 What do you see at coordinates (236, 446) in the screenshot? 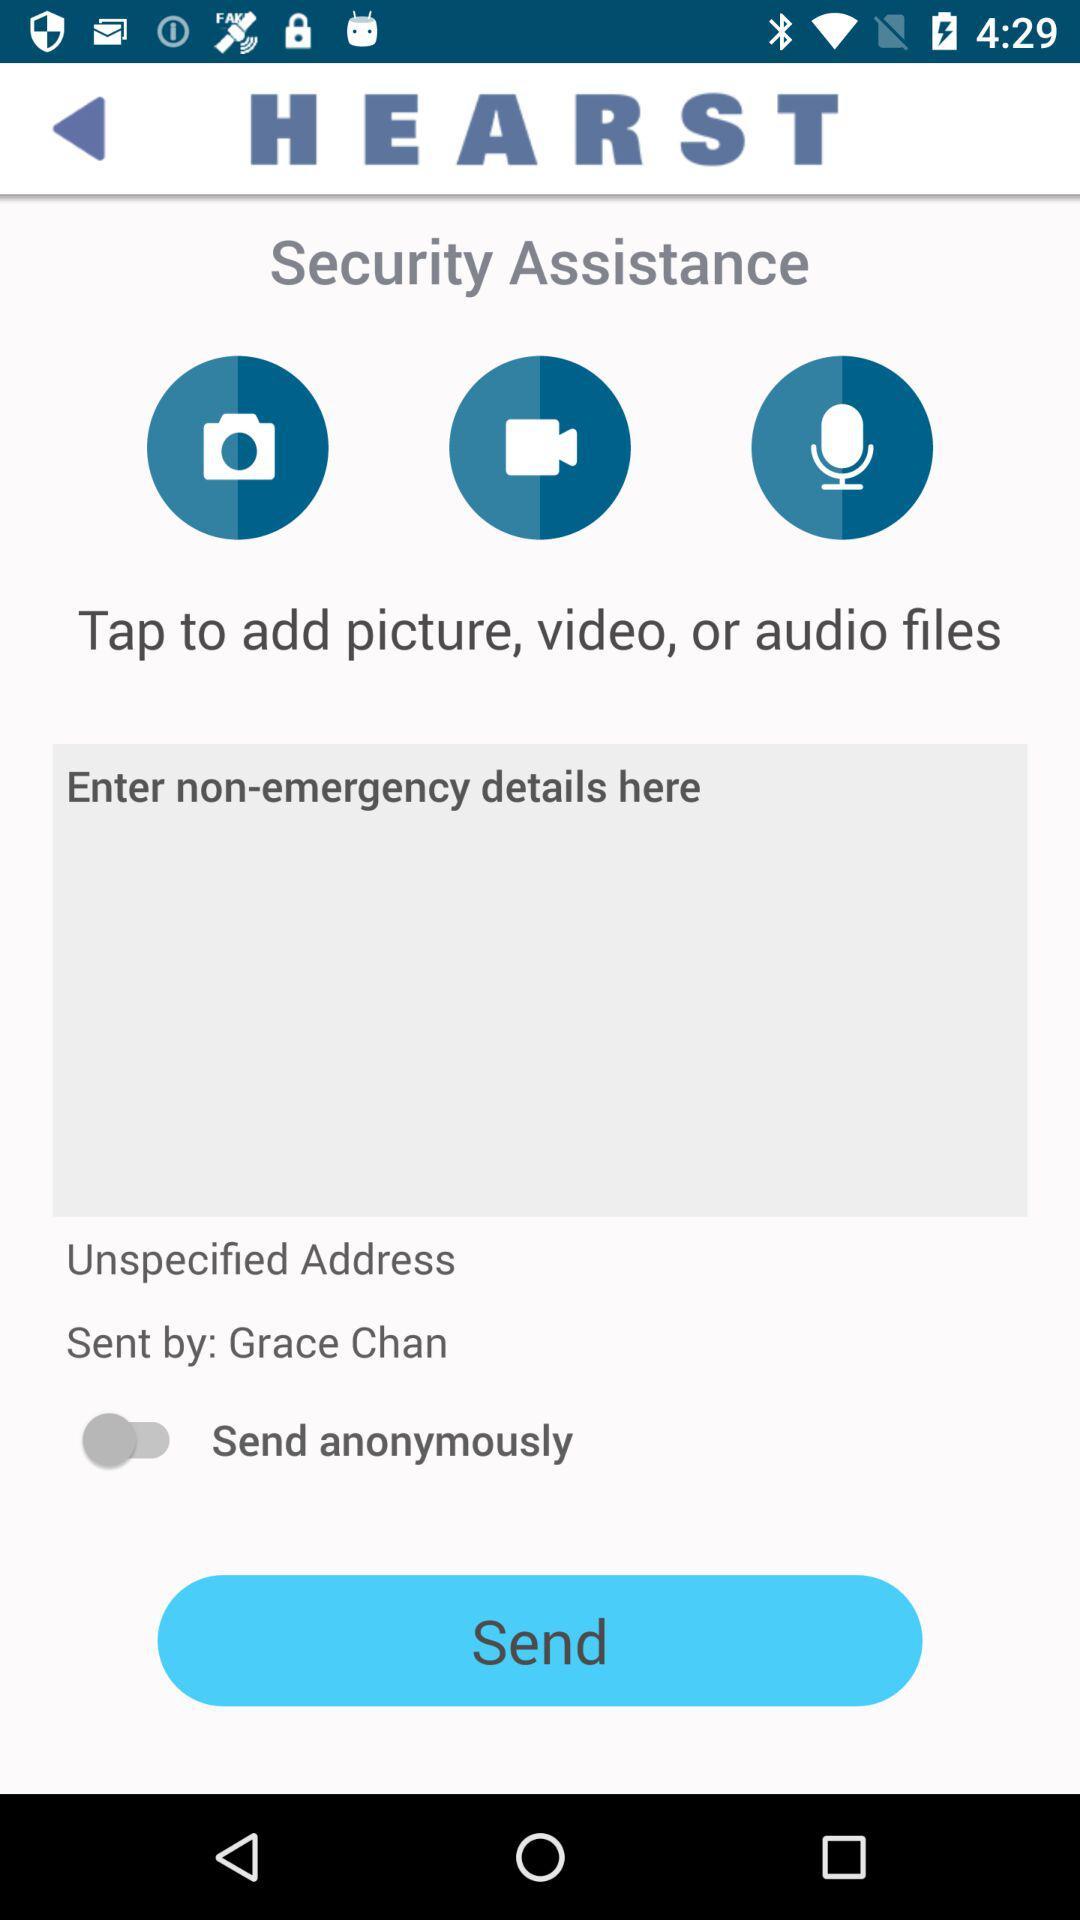
I see `the photo icon` at bounding box center [236, 446].